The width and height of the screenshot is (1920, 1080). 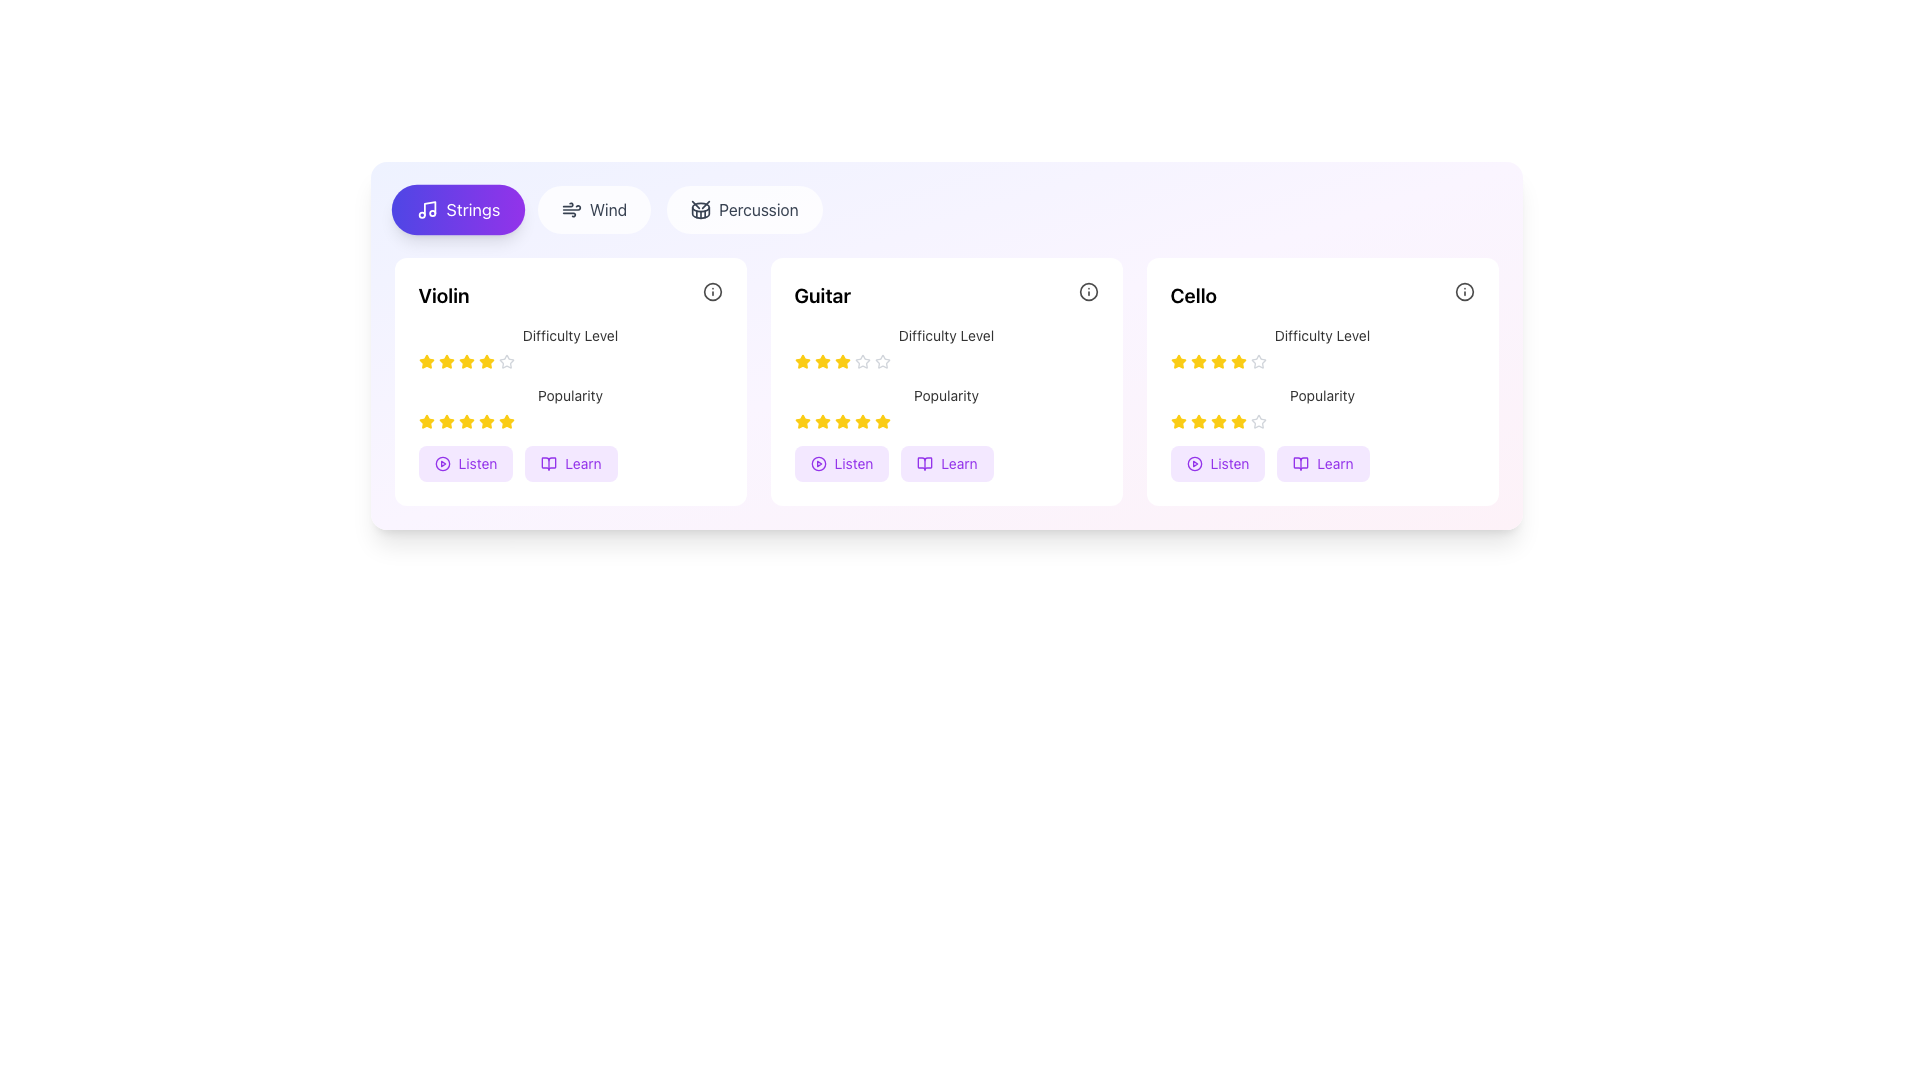 What do you see at coordinates (802, 362) in the screenshot?
I see `the yellow star-shaped icon indicating the rating for 'Difficulty Level' in the 'Guitar' card interface` at bounding box center [802, 362].